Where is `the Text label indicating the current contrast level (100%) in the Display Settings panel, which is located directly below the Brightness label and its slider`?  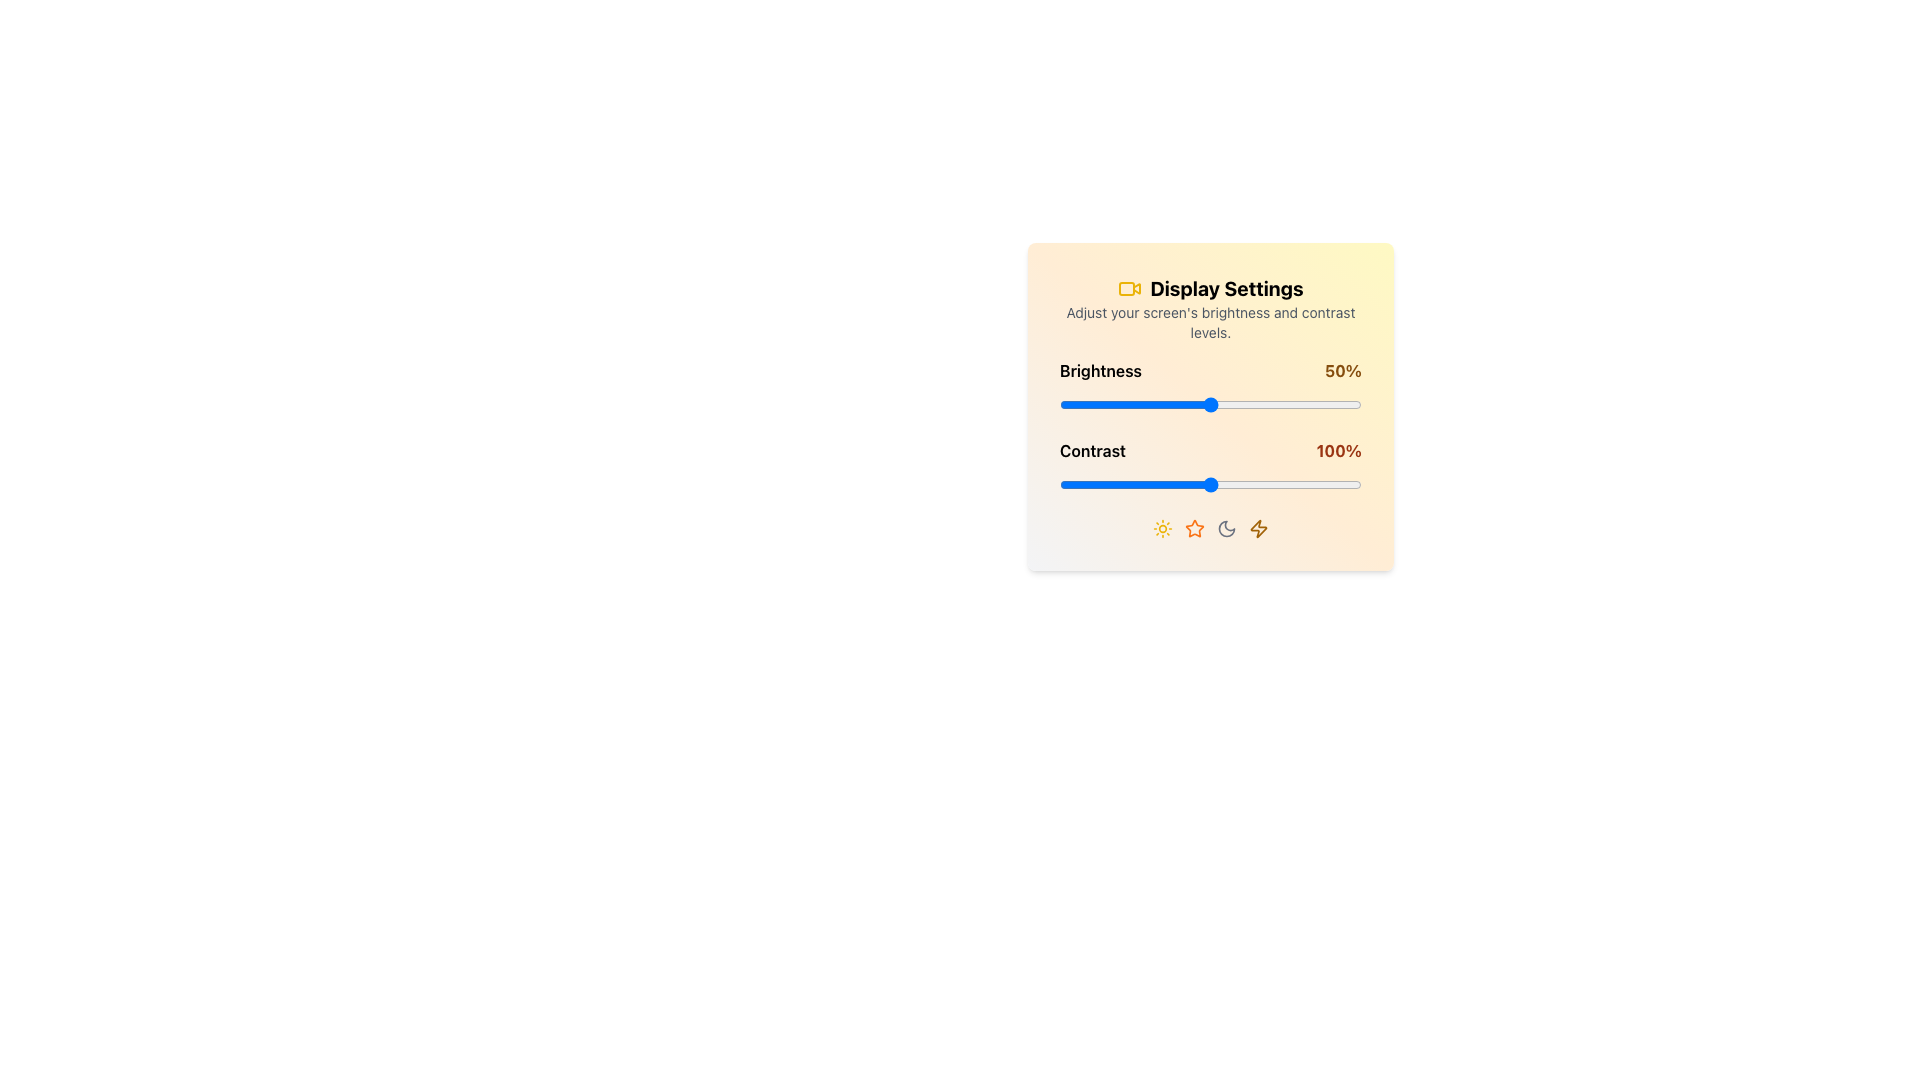 the Text label indicating the current contrast level (100%) in the Display Settings panel, which is located directly below the Brightness label and its slider is located at coordinates (1209, 466).